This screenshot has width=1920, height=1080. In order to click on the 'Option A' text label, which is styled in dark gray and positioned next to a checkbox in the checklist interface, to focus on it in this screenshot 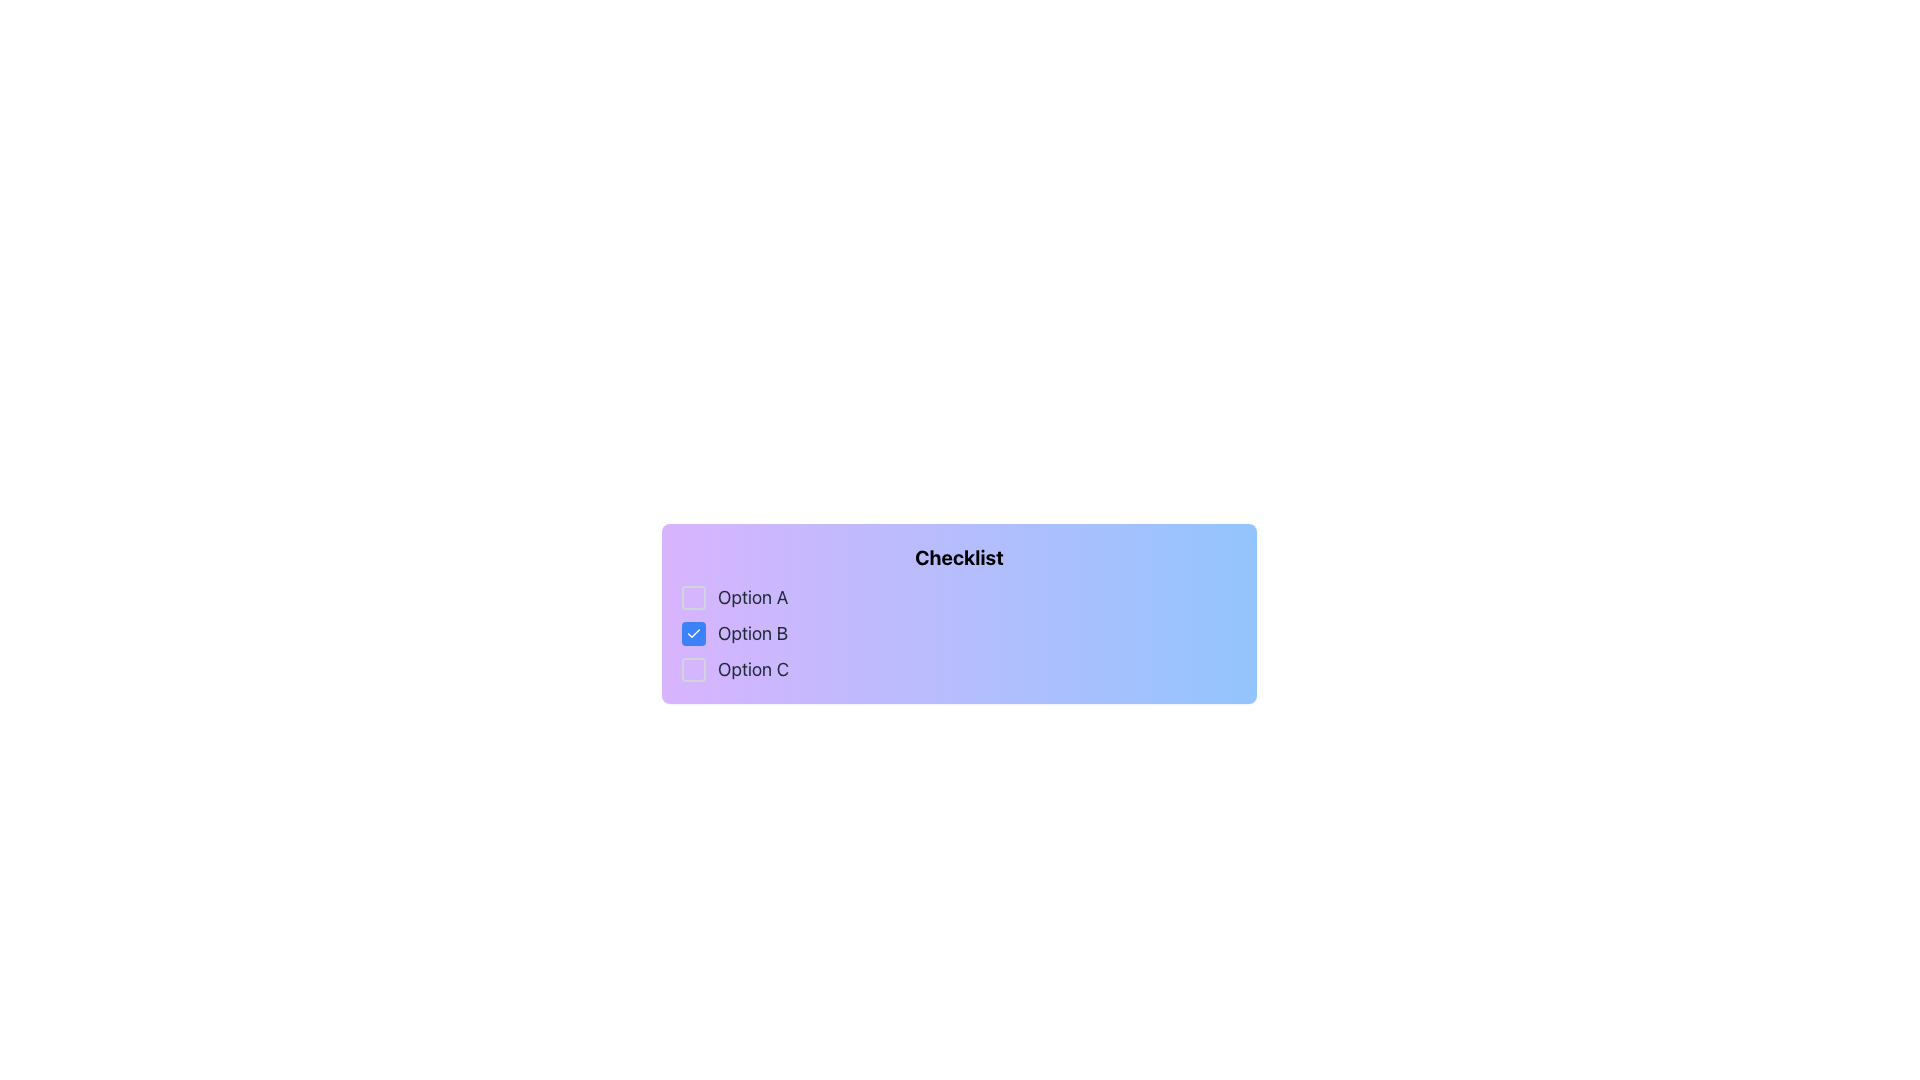, I will do `click(752, 596)`.